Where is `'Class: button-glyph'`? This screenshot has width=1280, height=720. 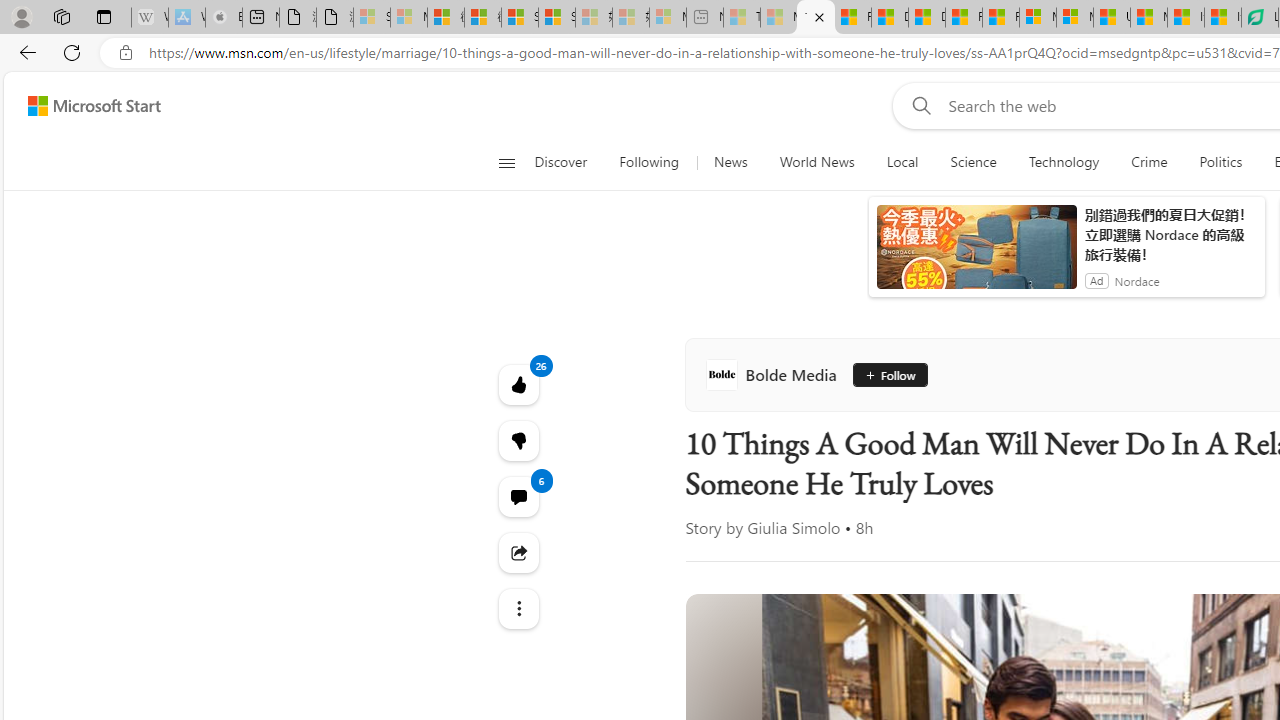
'Class: button-glyph' is located at coordinates (506, 162).